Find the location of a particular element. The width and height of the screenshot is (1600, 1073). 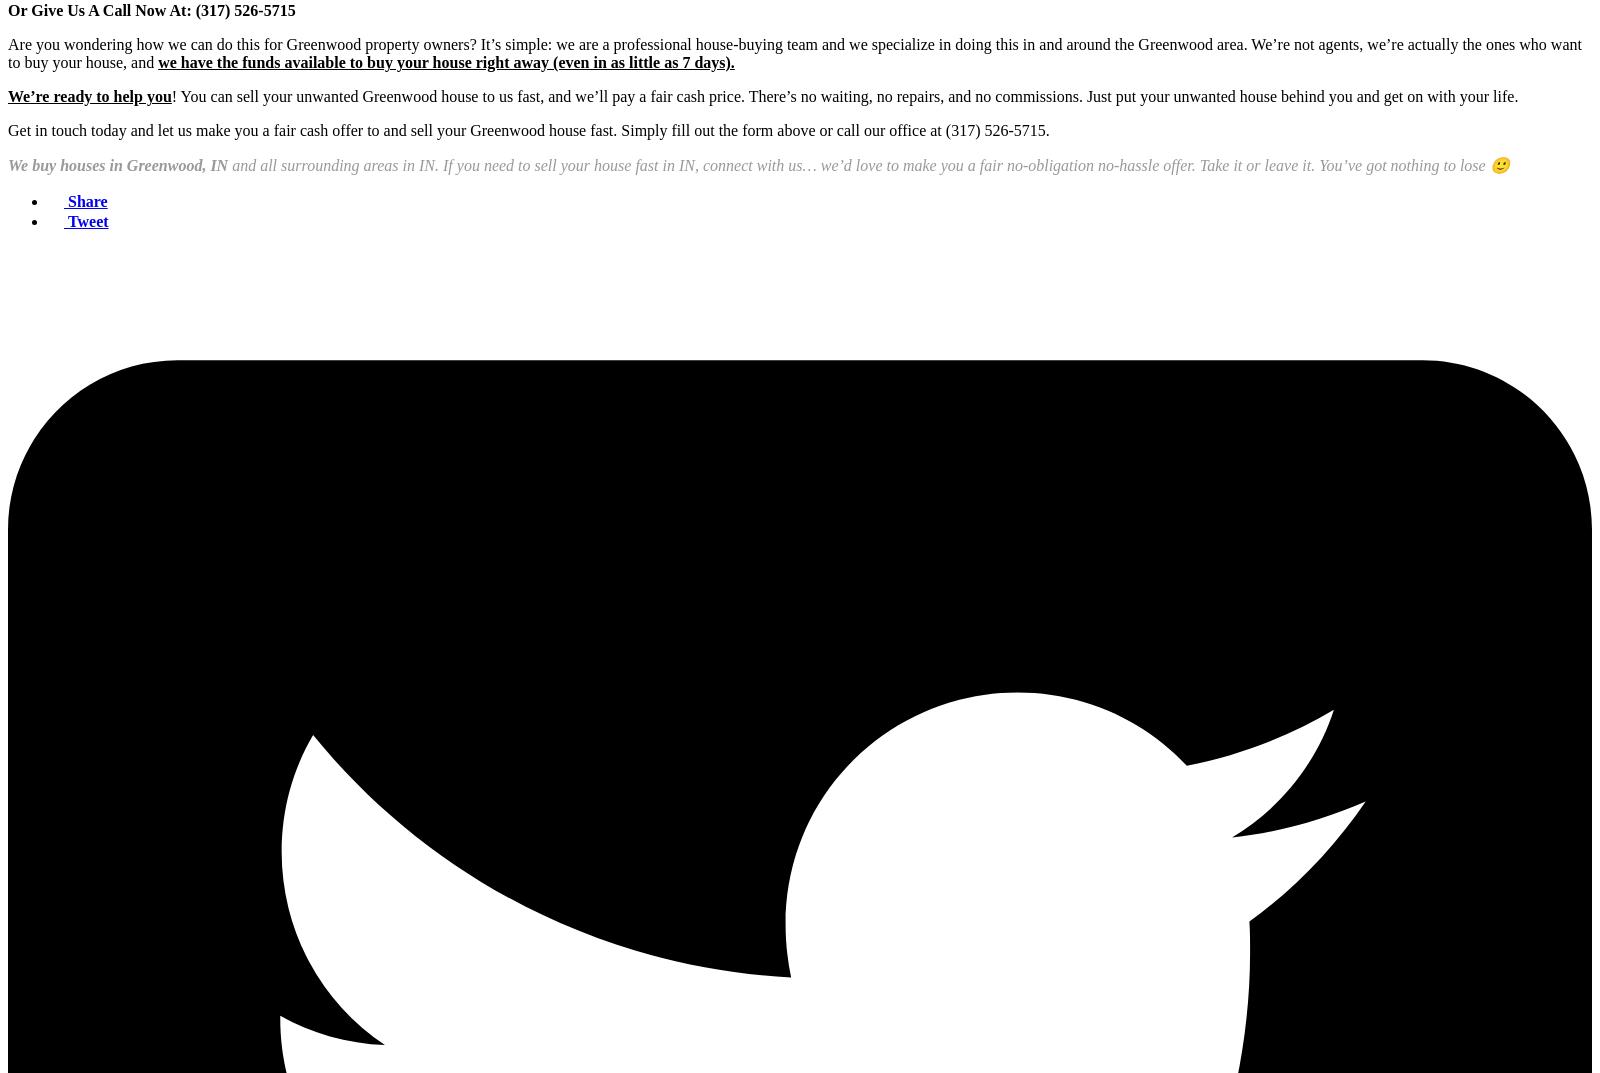

'Tweet' is located at coordinates (87, 221).